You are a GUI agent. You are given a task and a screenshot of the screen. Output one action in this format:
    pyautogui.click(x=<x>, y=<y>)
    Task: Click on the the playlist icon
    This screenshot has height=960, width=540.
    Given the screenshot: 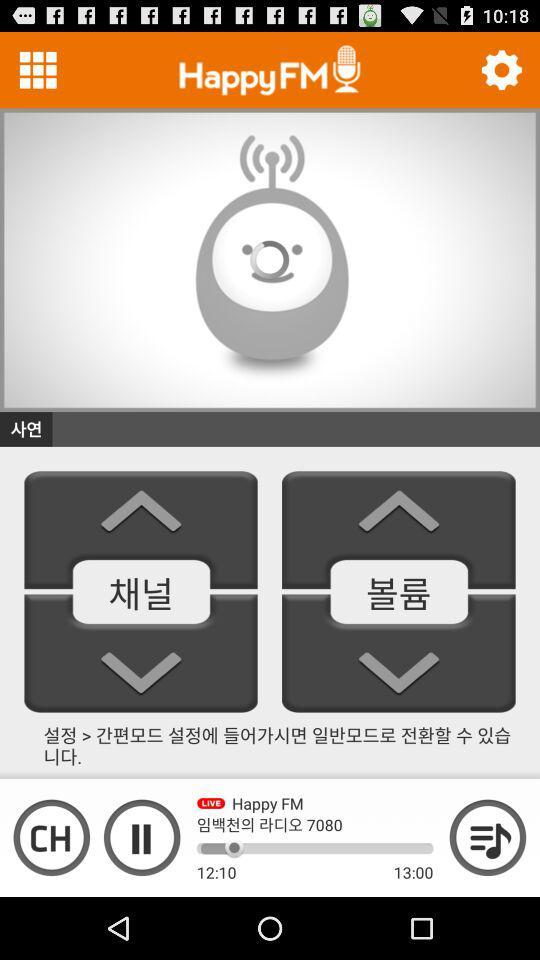 What is the action you would take?
    pyautogui.click(x=487, y=895)
    